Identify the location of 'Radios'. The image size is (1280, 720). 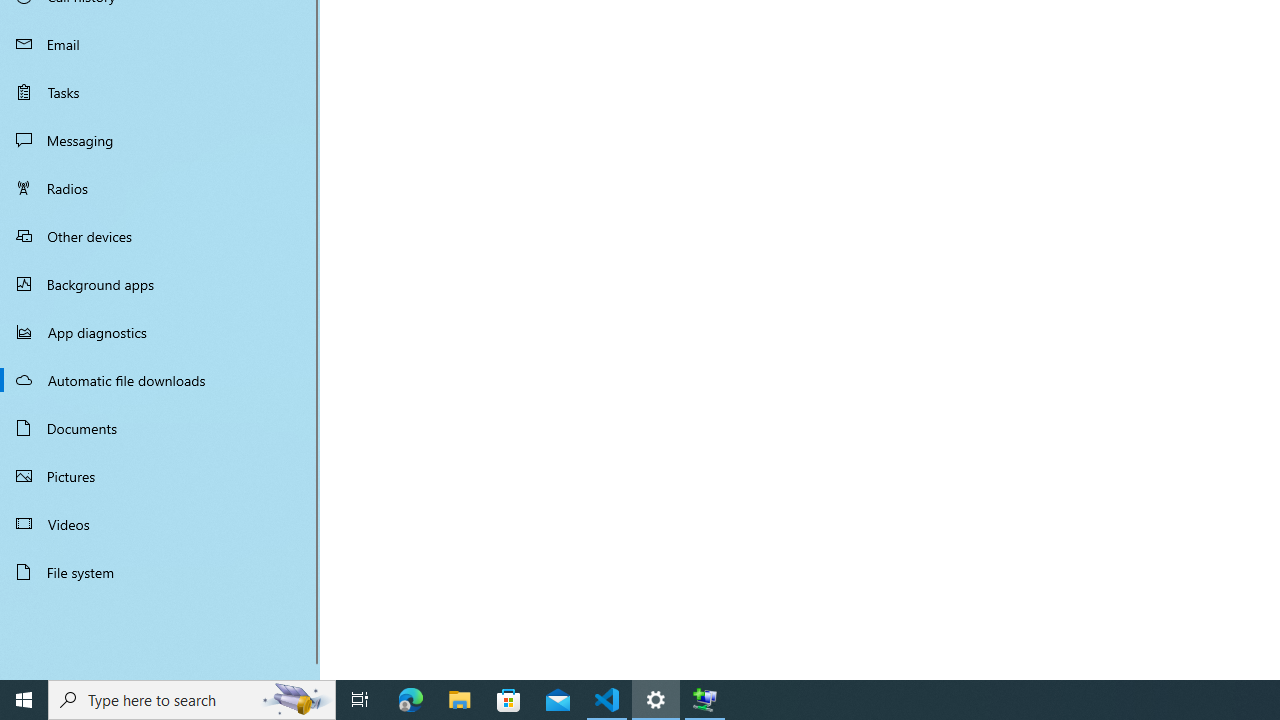
(160, 187).